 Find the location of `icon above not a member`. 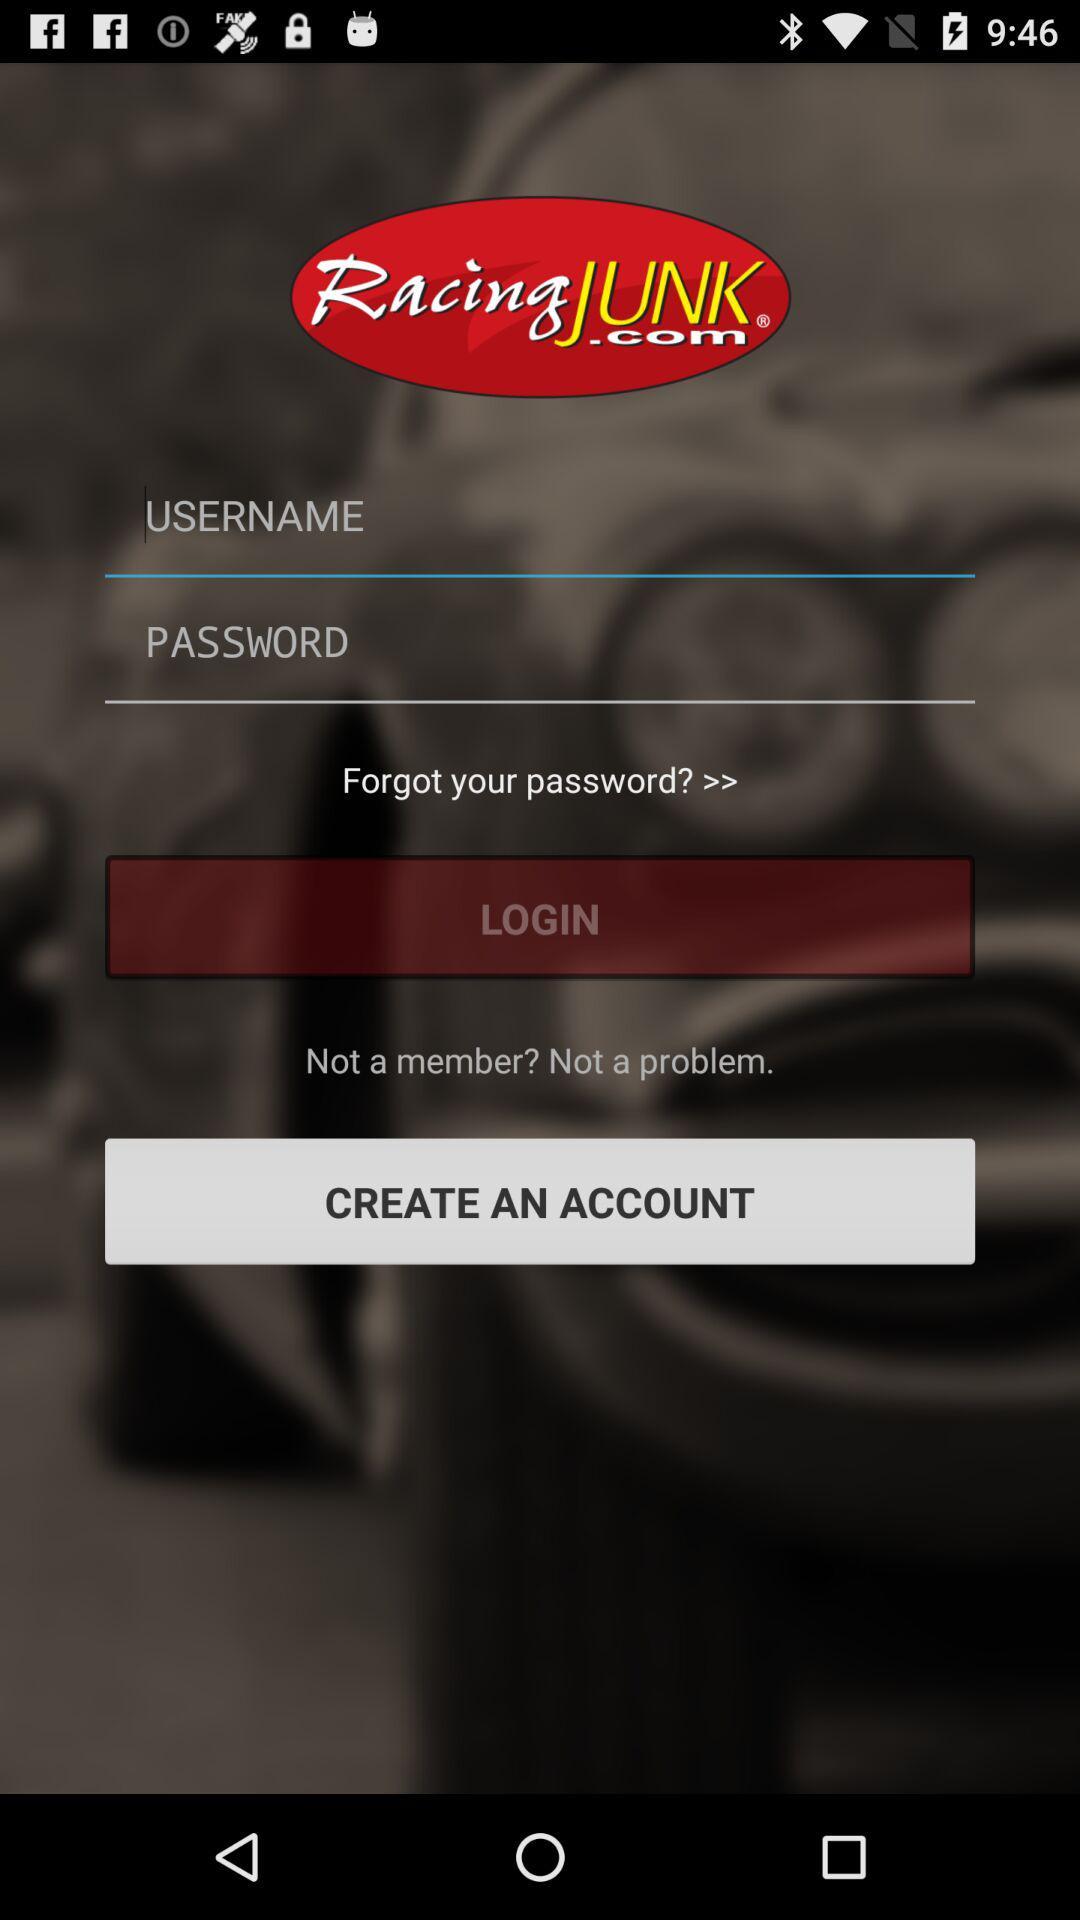

icon above not a member is located at coordinates (540, 916).